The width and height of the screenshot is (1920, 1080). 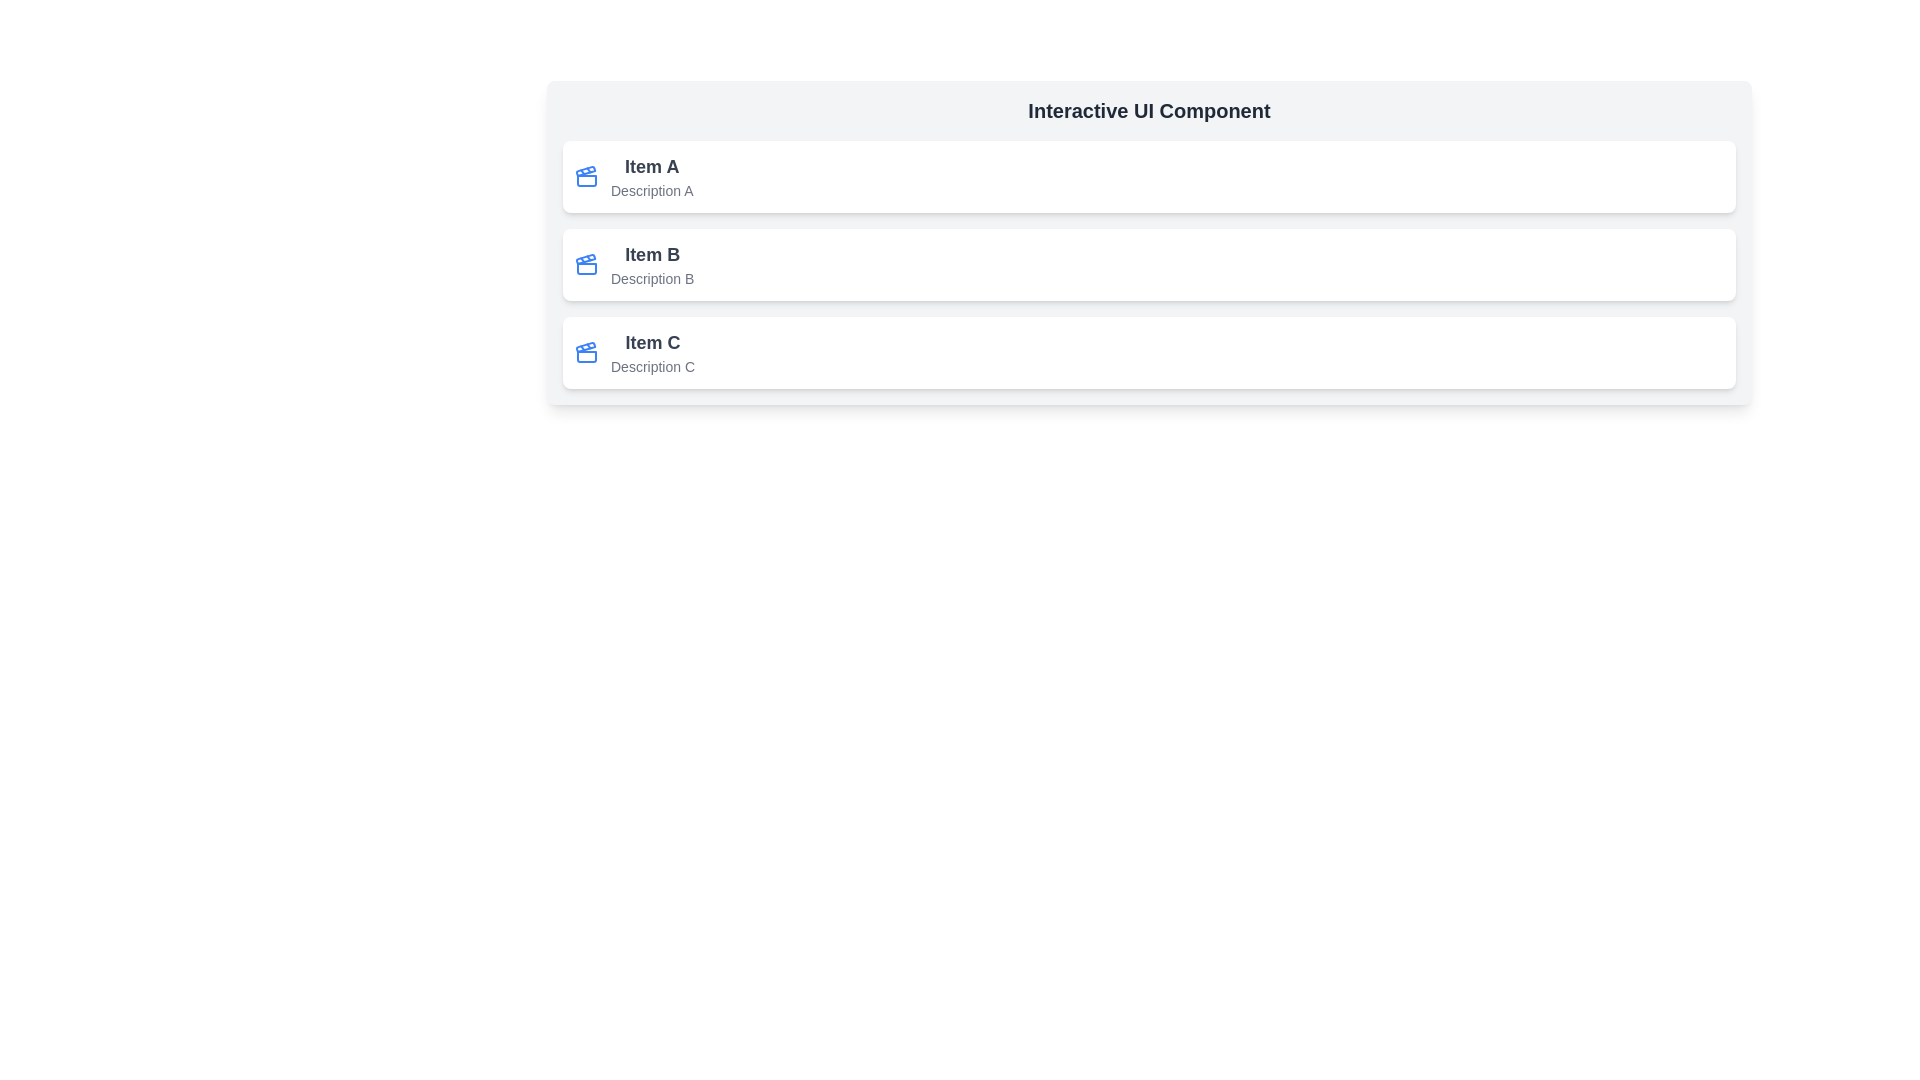 What do you see at coordinates (652, 366) in the screenshot?
I see `the text label displaying 'Description C', which is styled in a small gray font and located directly beneath the text 'Item C'` at bounding box center [652, 366].